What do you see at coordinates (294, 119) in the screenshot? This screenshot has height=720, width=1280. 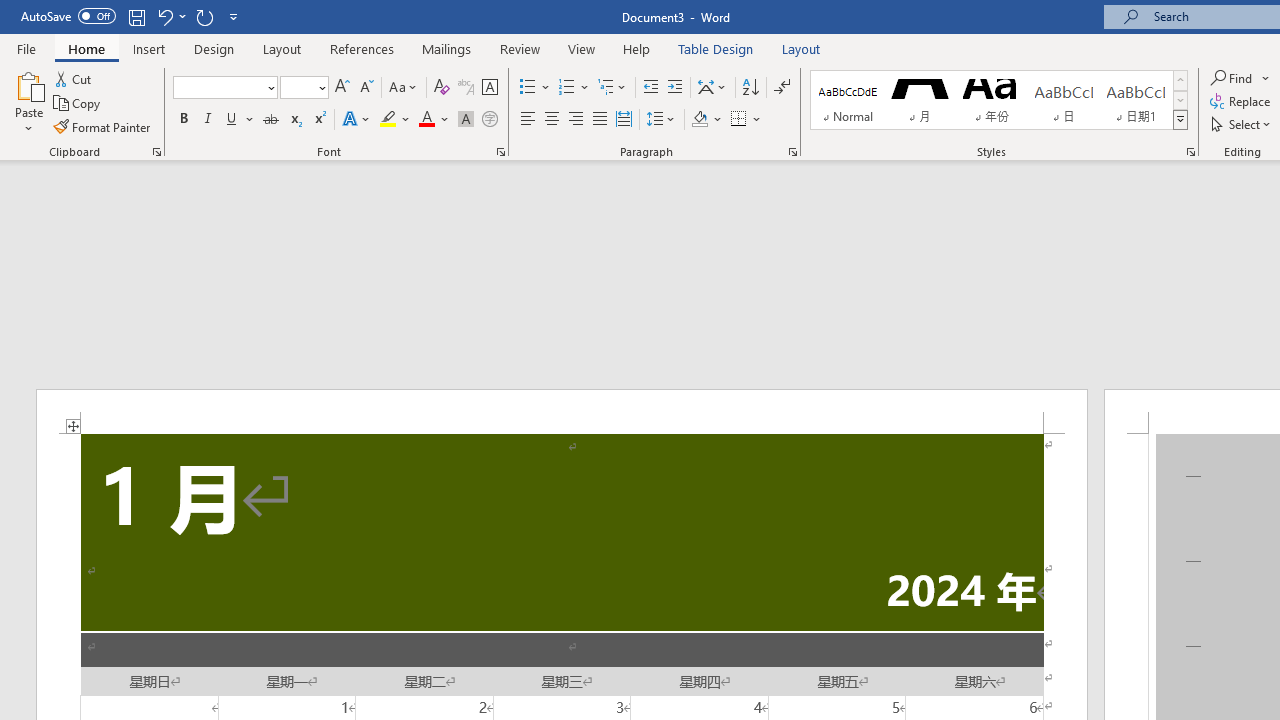 I see `'Subscript'` at bounding box center [294, 119].